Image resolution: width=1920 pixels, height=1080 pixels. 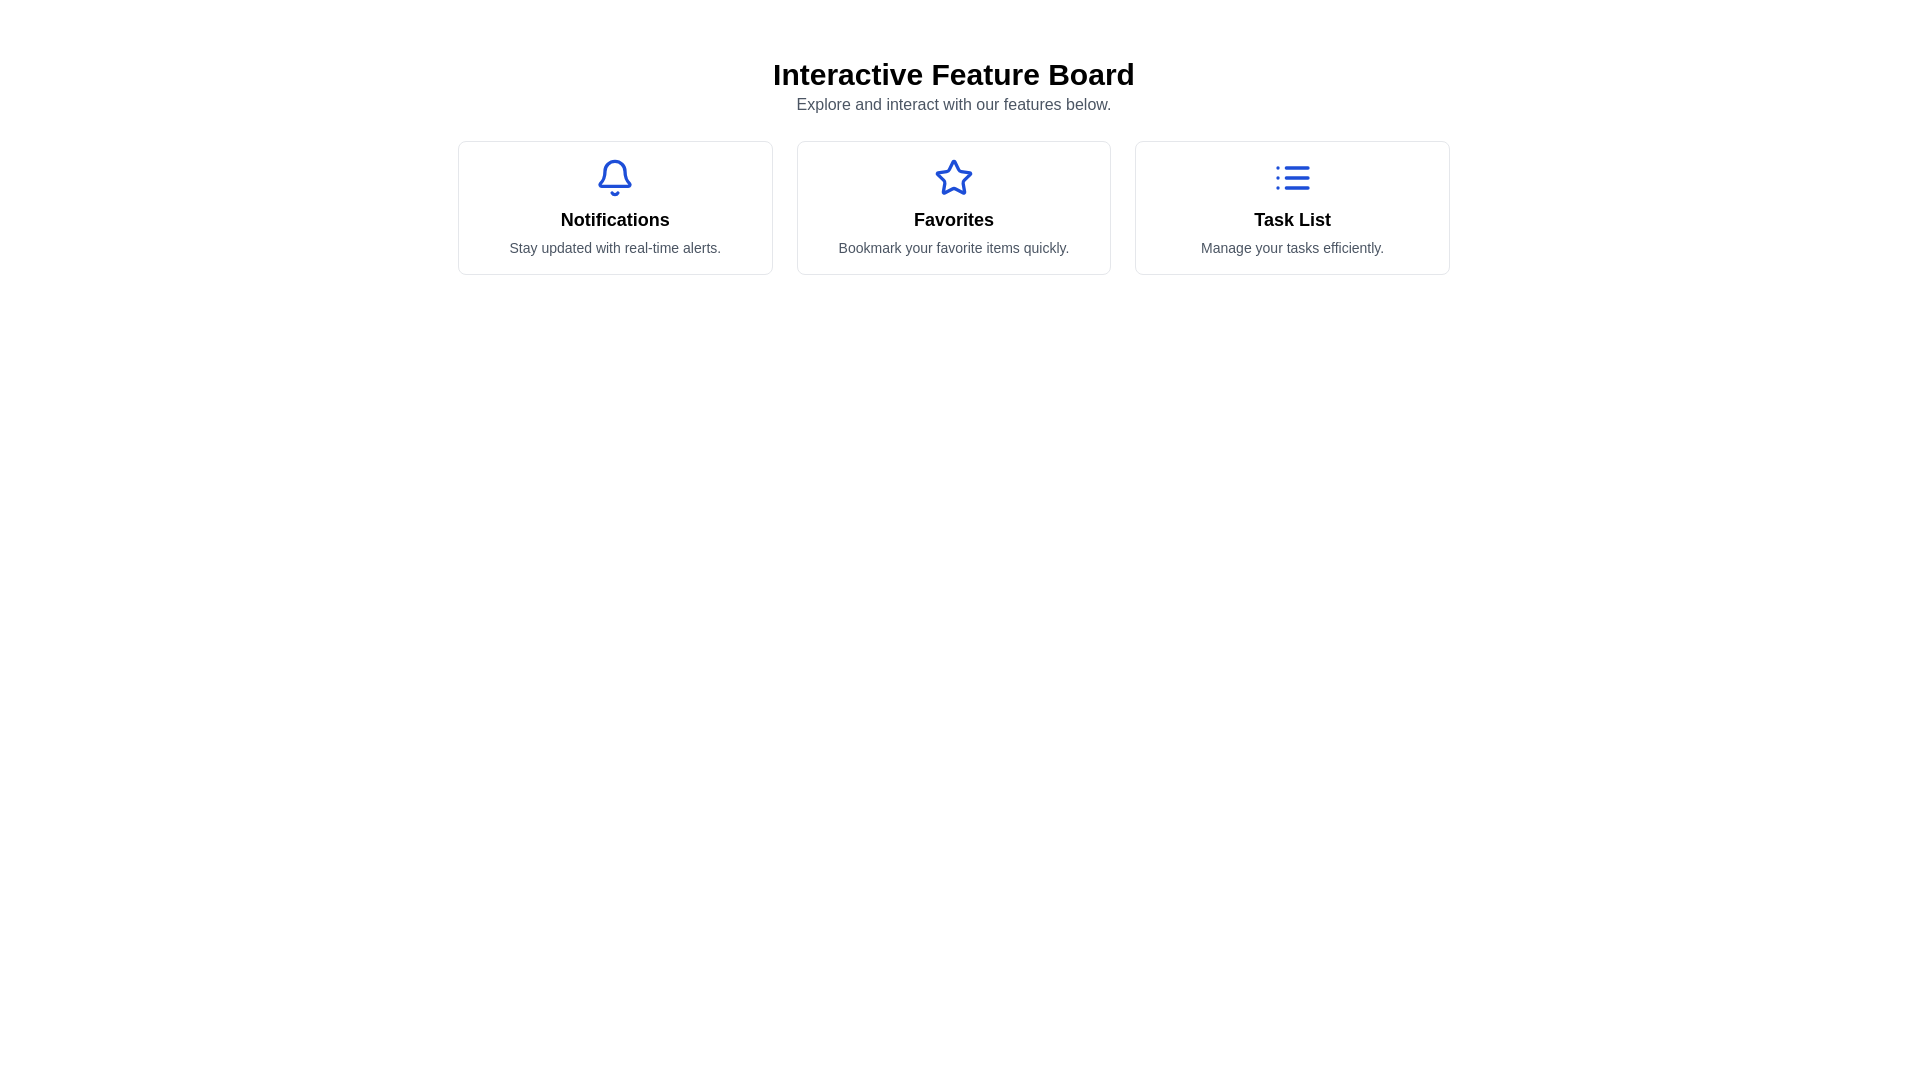 I want to click on the 'Favorites' icon located in the middle of three horizontally aligned options, activating the feature associated with marking items as favorites, so click(x=953, y=176).